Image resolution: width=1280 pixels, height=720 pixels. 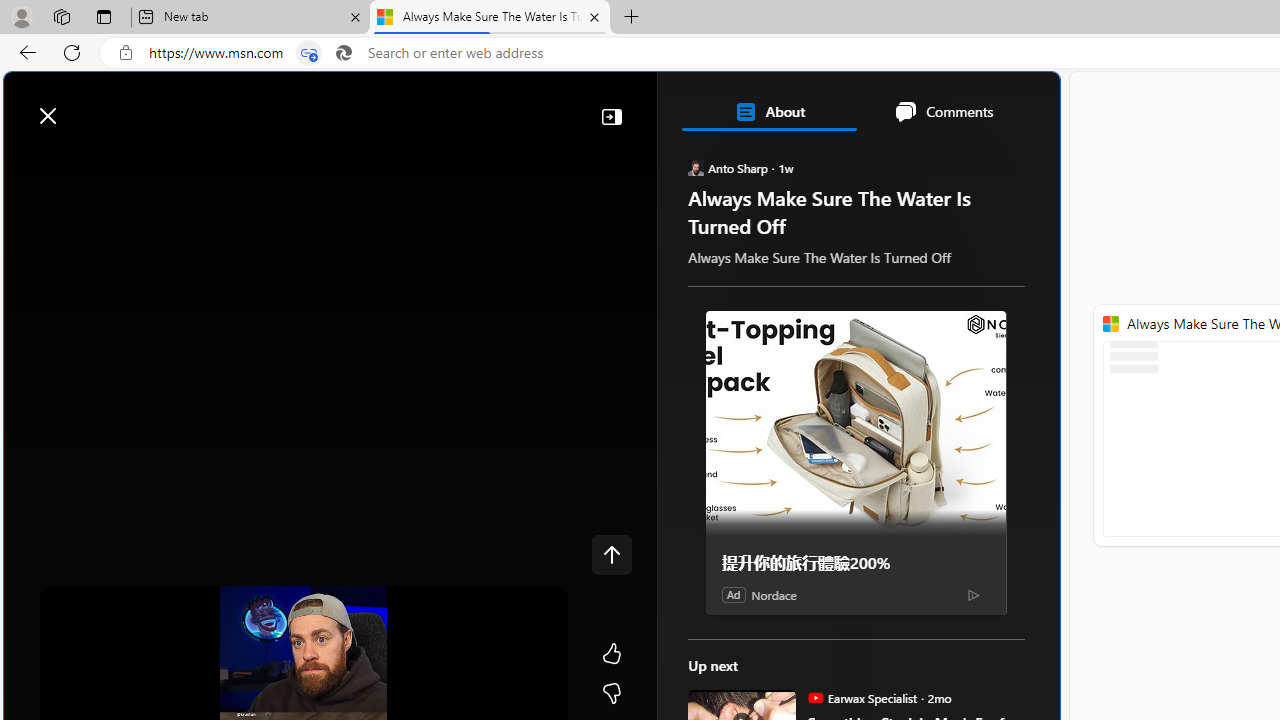 I want to click on 'About', so click(x=768, y=112).